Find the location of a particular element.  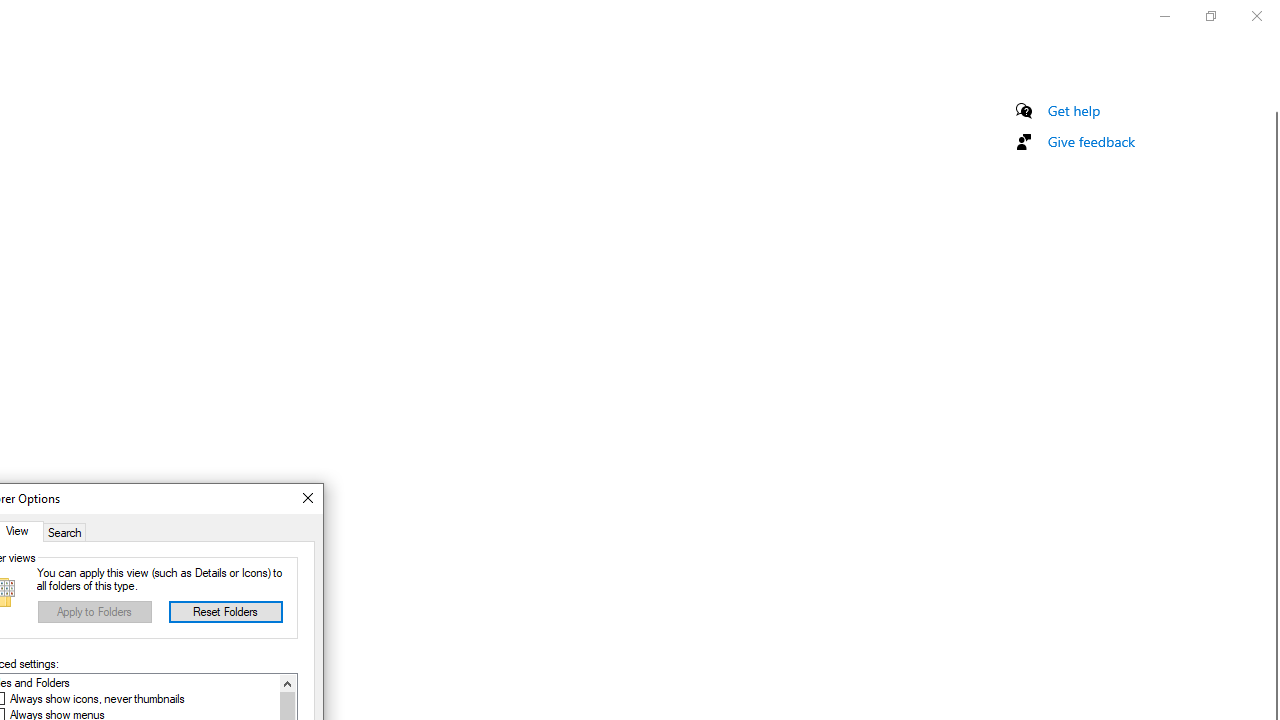

'Search' is located at coordinates (65, 530).